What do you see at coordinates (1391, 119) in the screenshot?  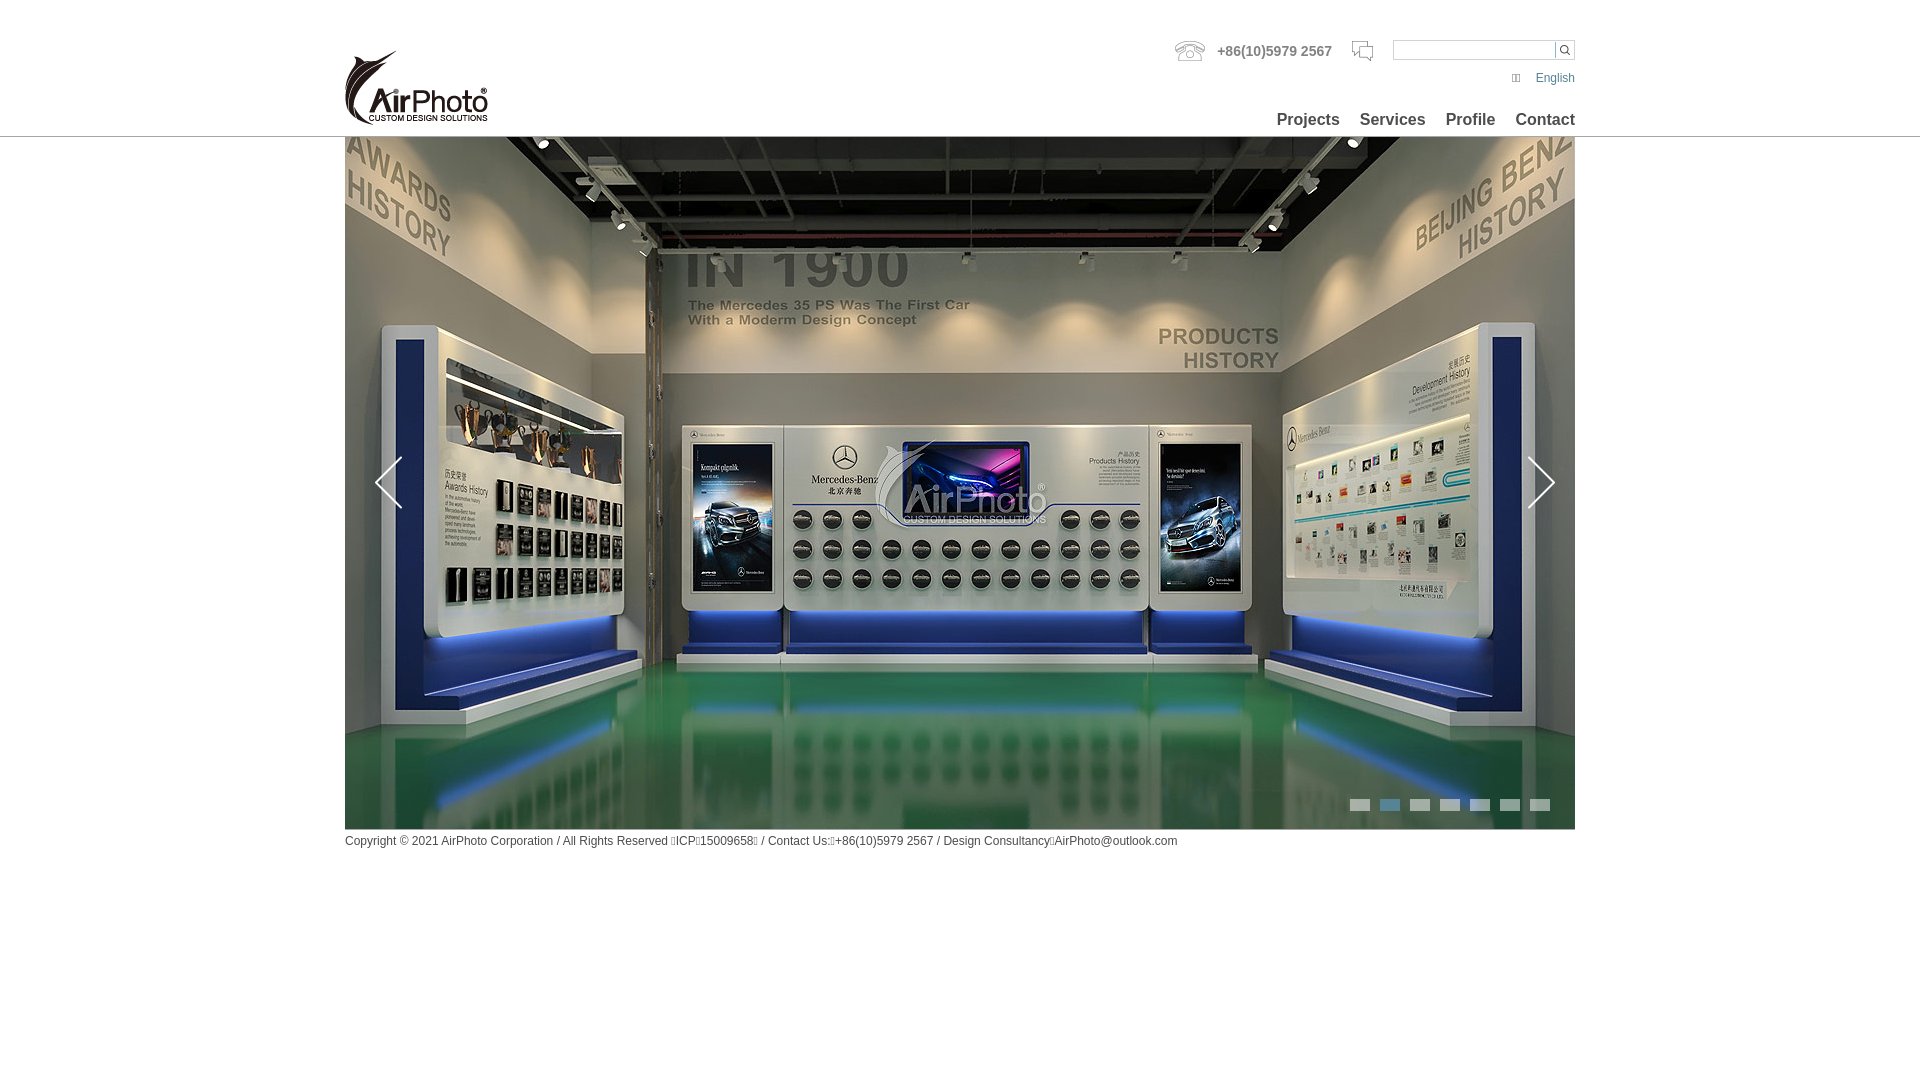 I see `'Services'` at bounding box center [1391, 119].